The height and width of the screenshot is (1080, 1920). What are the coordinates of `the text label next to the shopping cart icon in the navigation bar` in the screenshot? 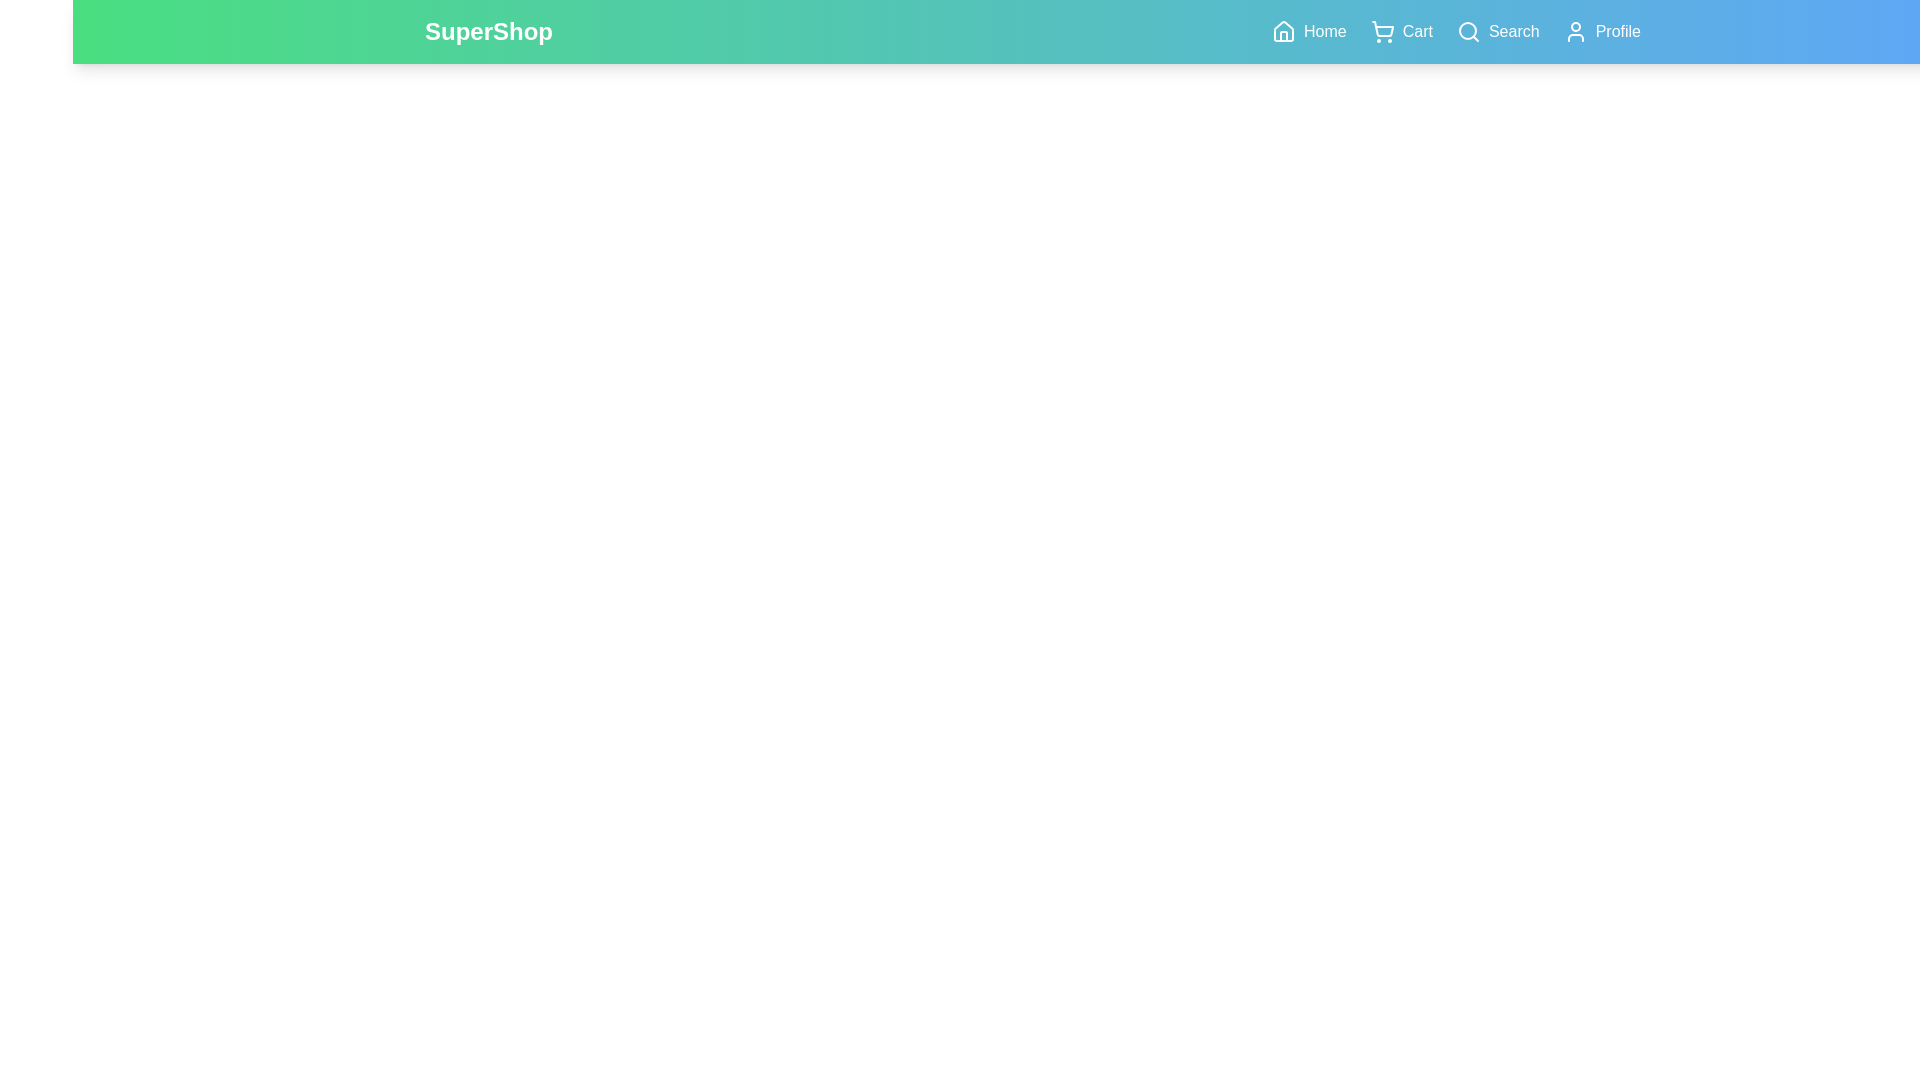 It's located at (1415, 31).